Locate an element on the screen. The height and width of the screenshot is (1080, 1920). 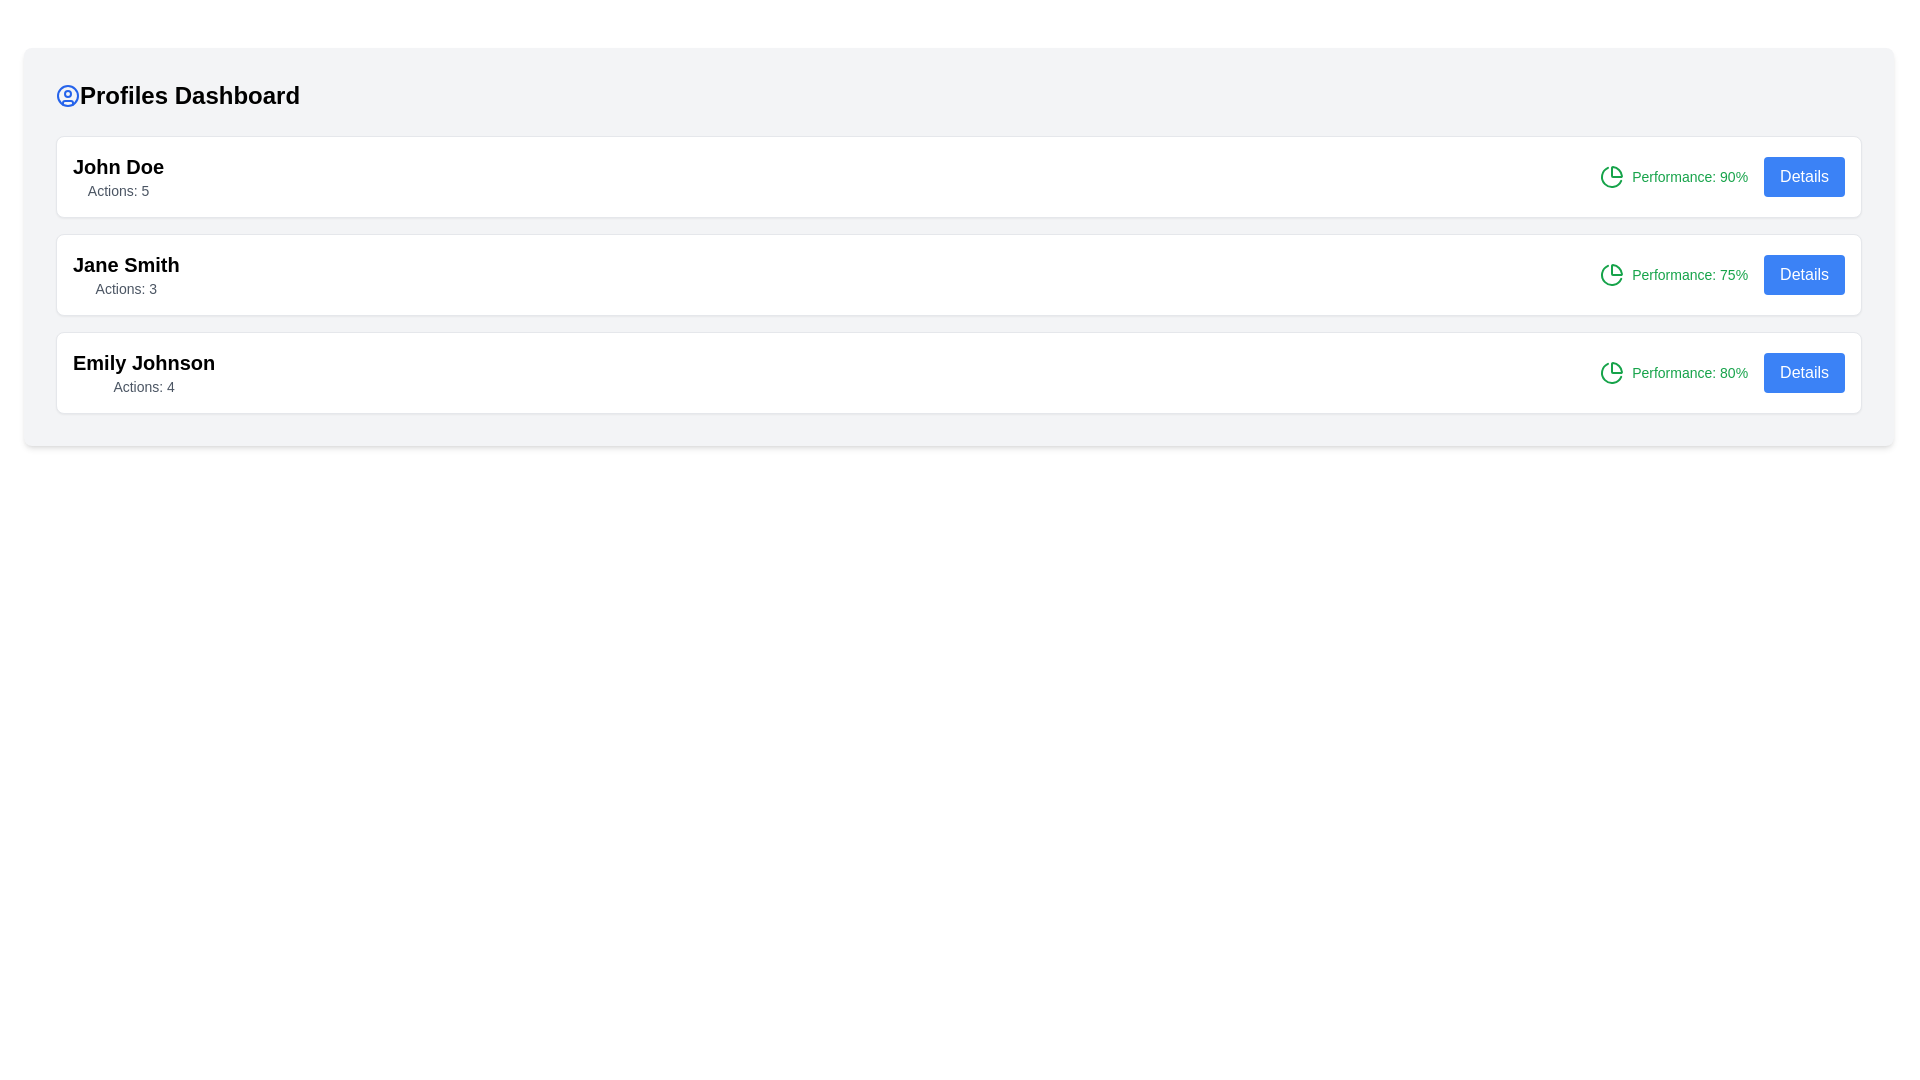
the filled circle with a blue outline located inside the icon to the left of the title 'Profiles Dashboard' is located at coordinates (67, 96).